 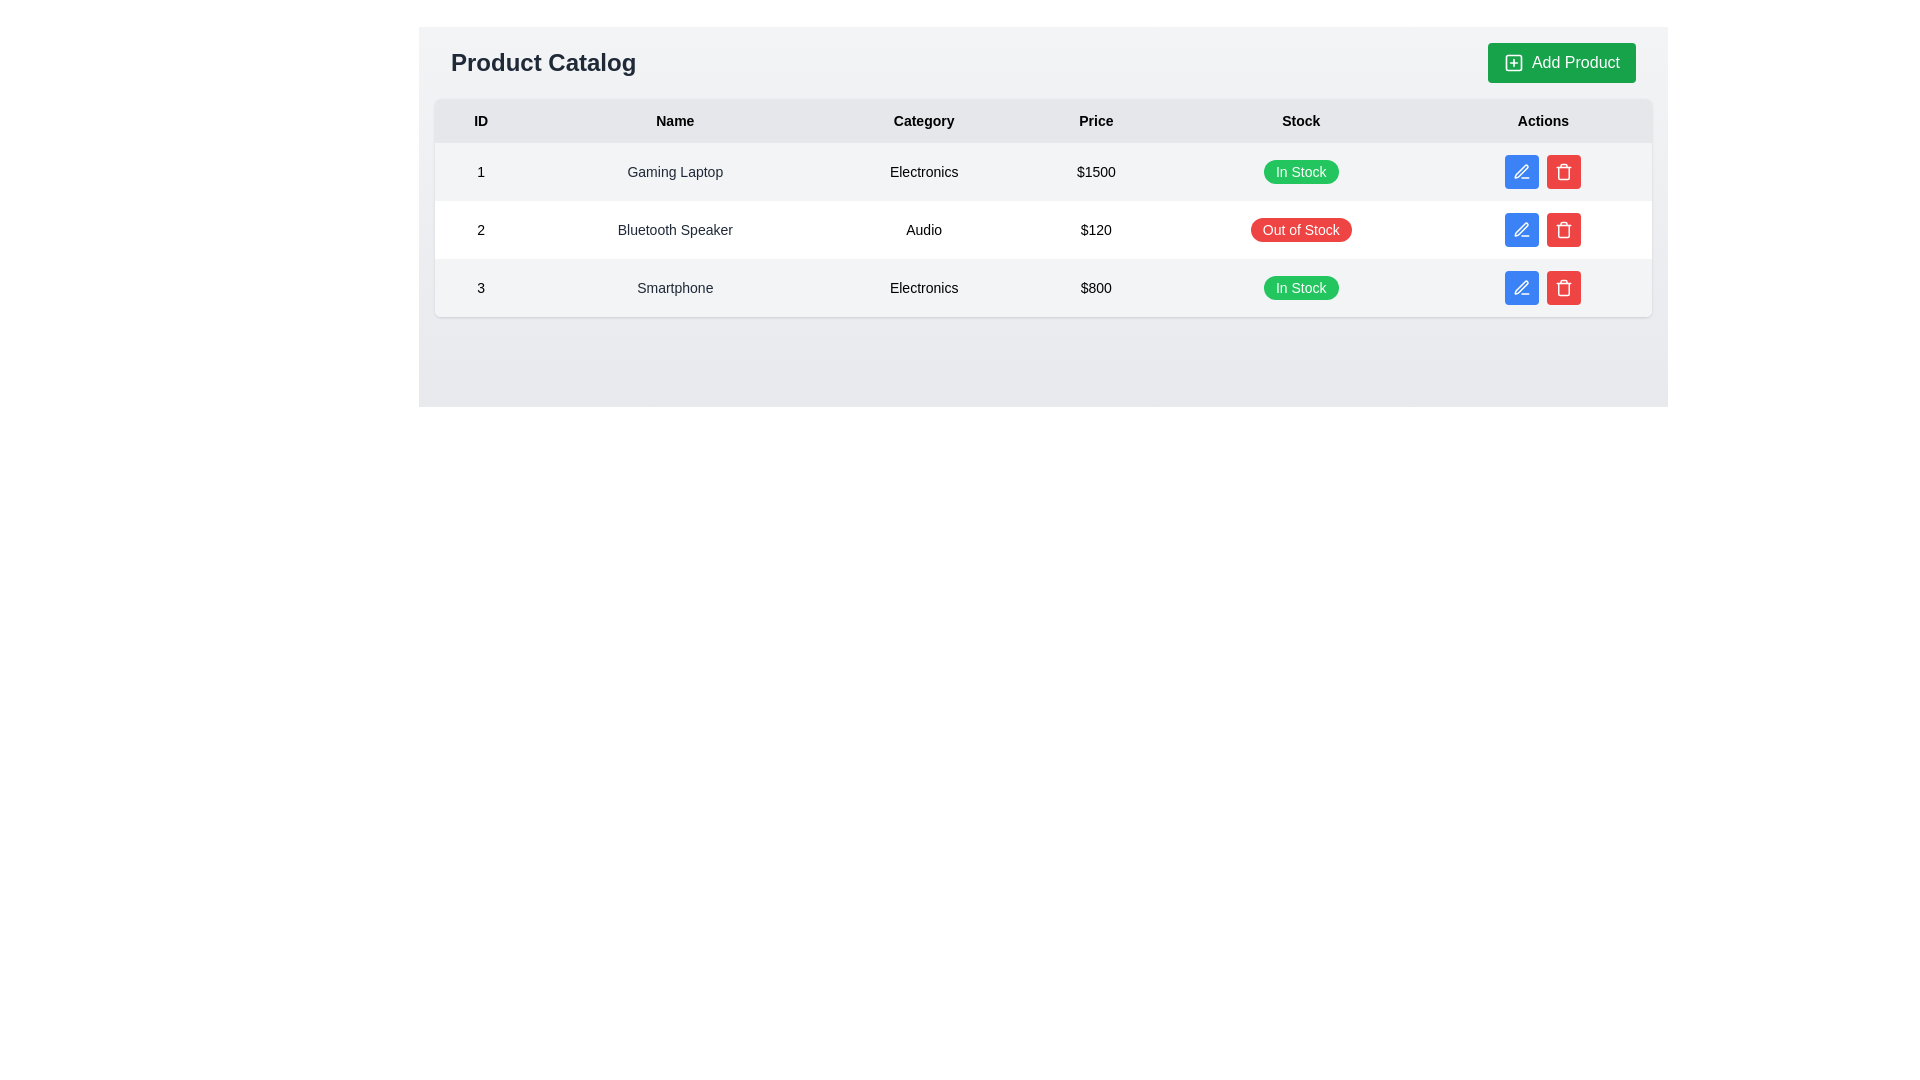 What do you see at coordinates (1563, 288) in the screenshot?
I see `the Trash Icon button in the Actions column of the second row` at bounding box center [1563, 288].